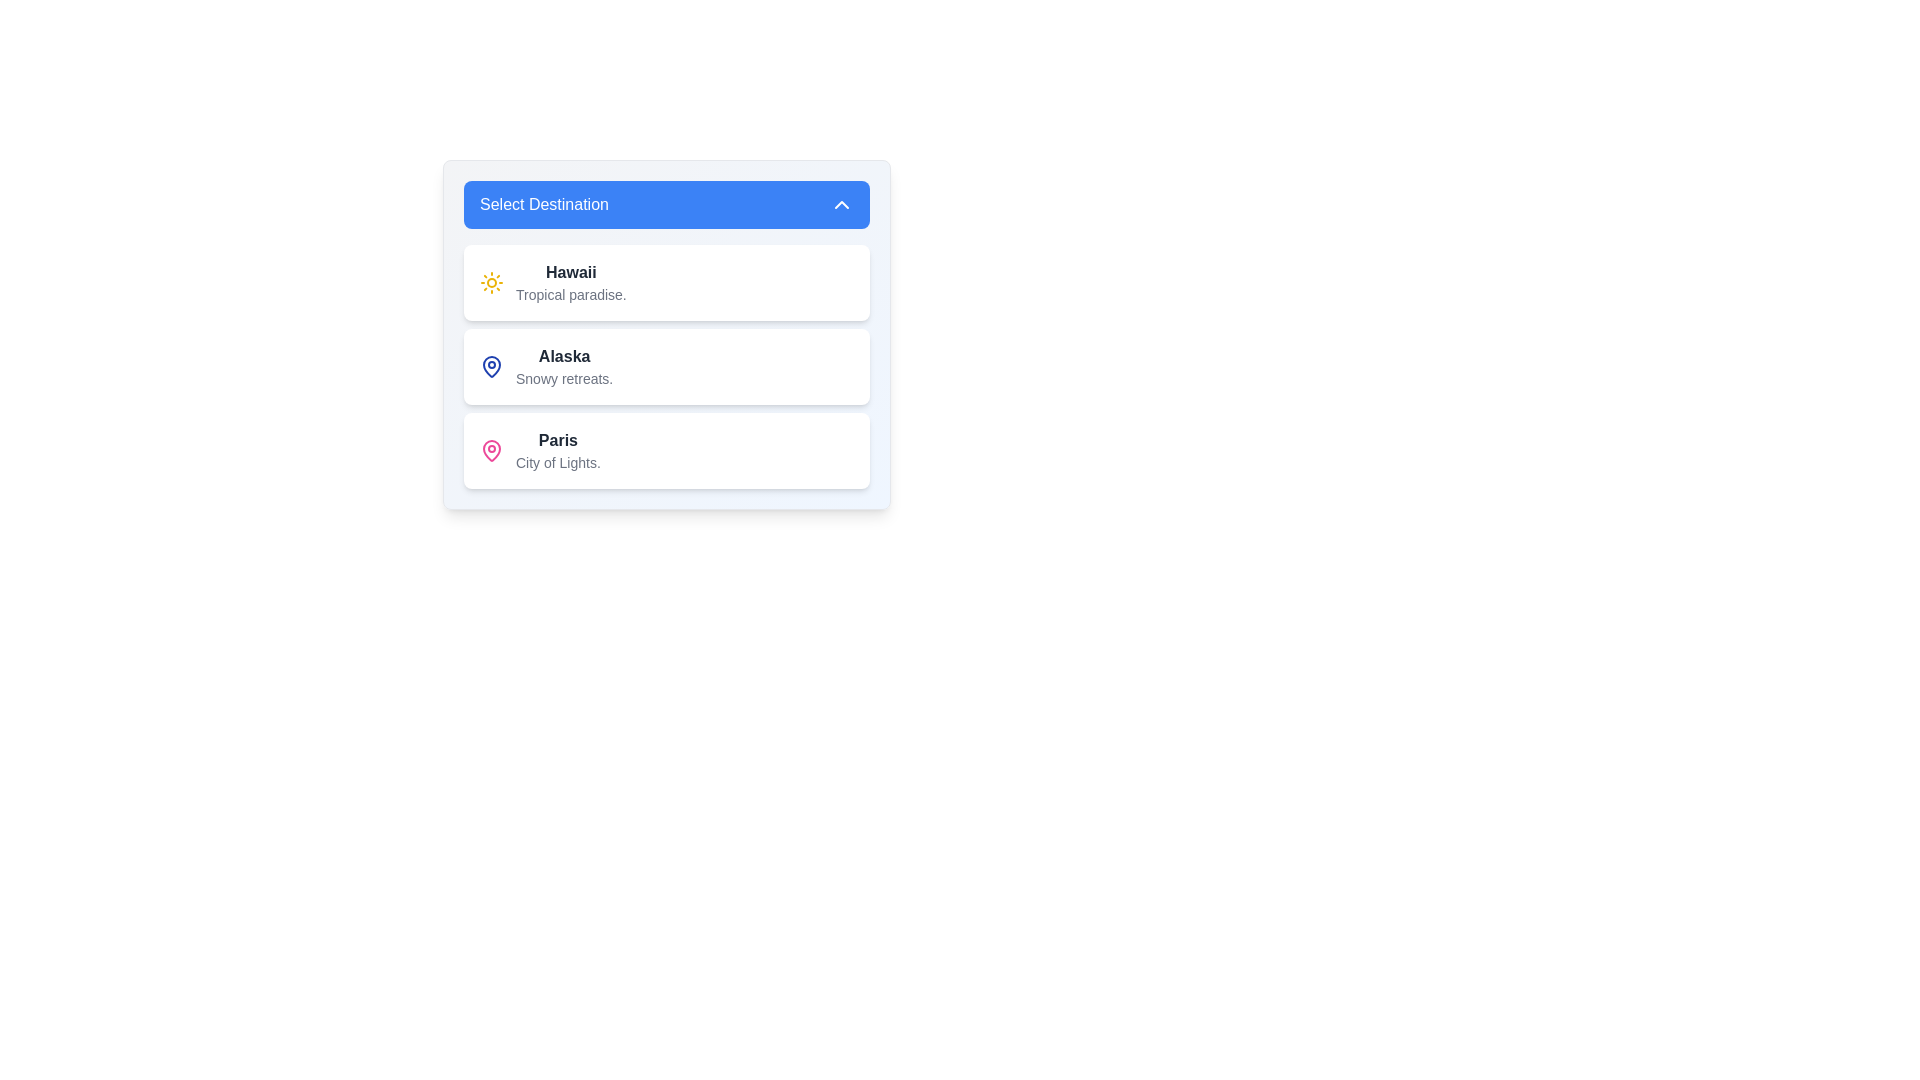  I want to click on the label for 'Hawaii' in the dropdown list of destinations, which is positioned above the subtitle 'Tropical paradise.', so click(570, 273).